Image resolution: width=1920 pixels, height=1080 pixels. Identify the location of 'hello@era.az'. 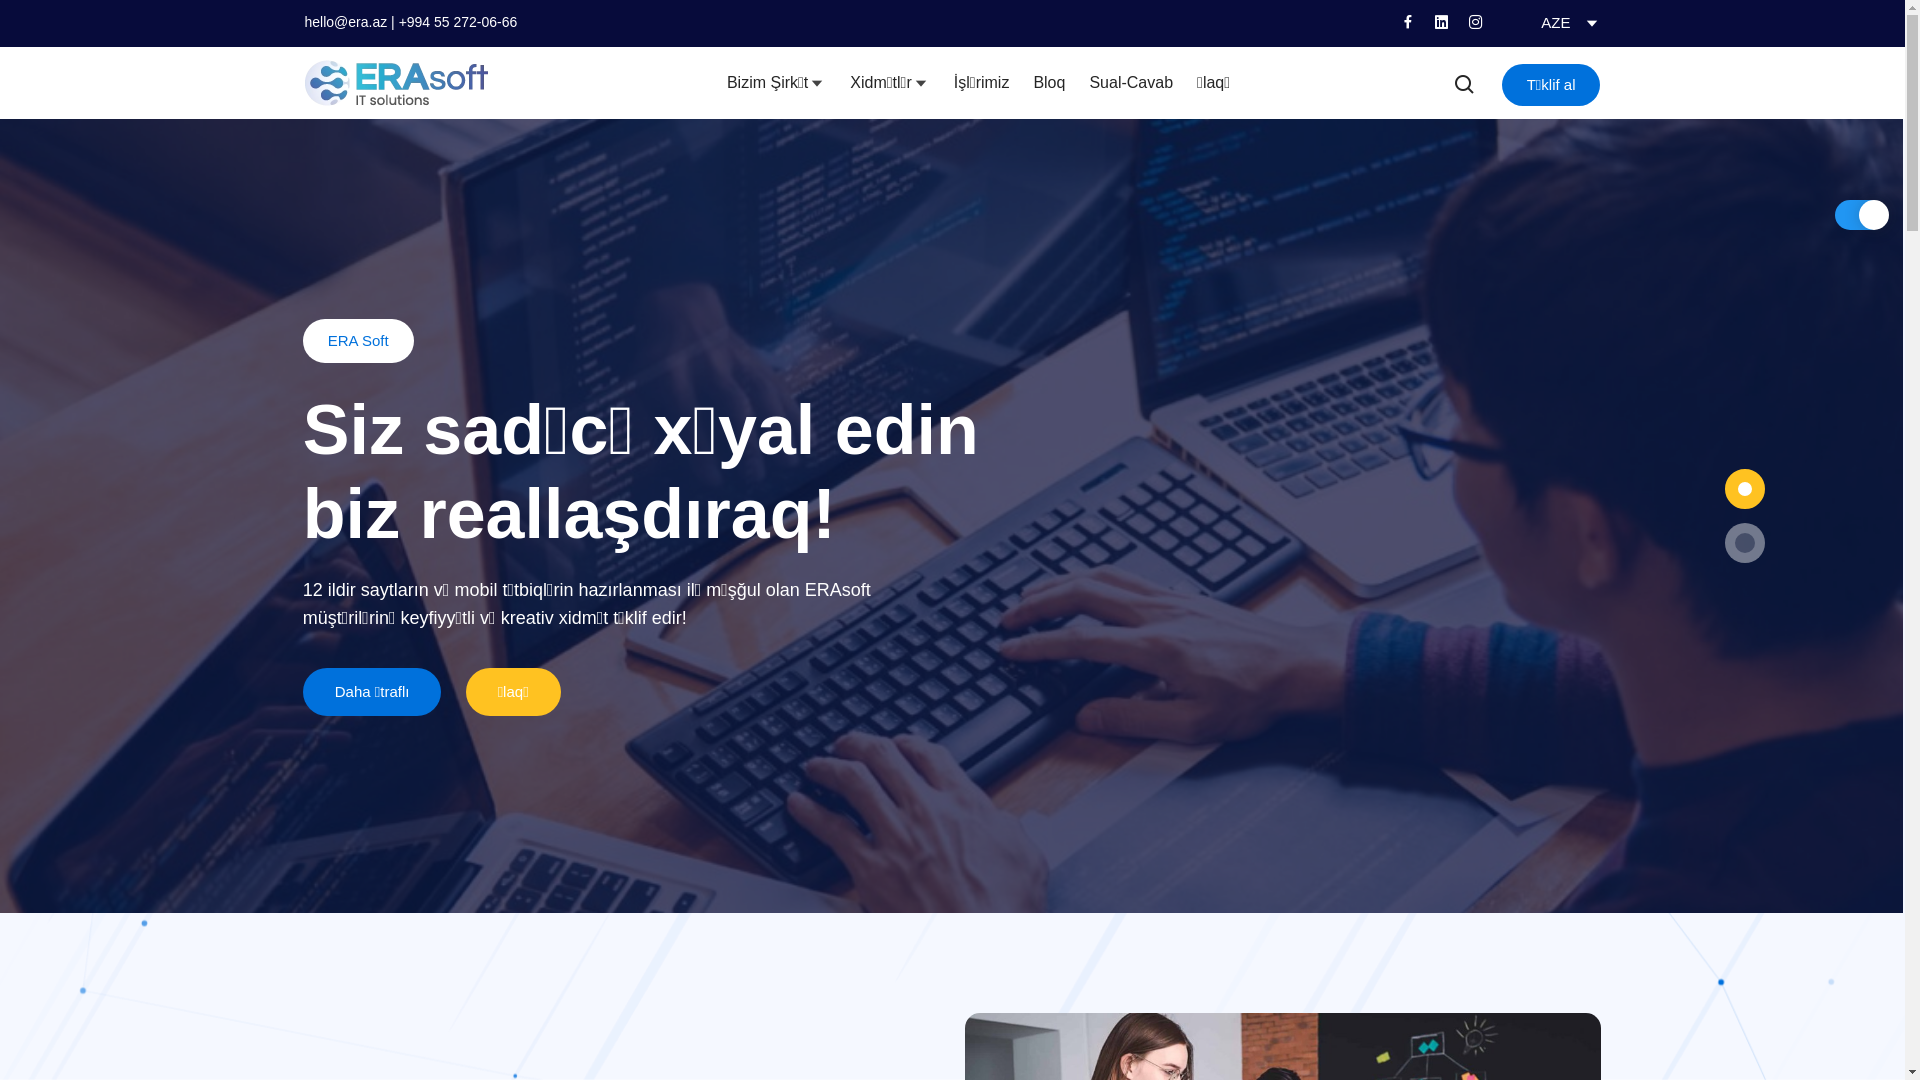
(345, 22).